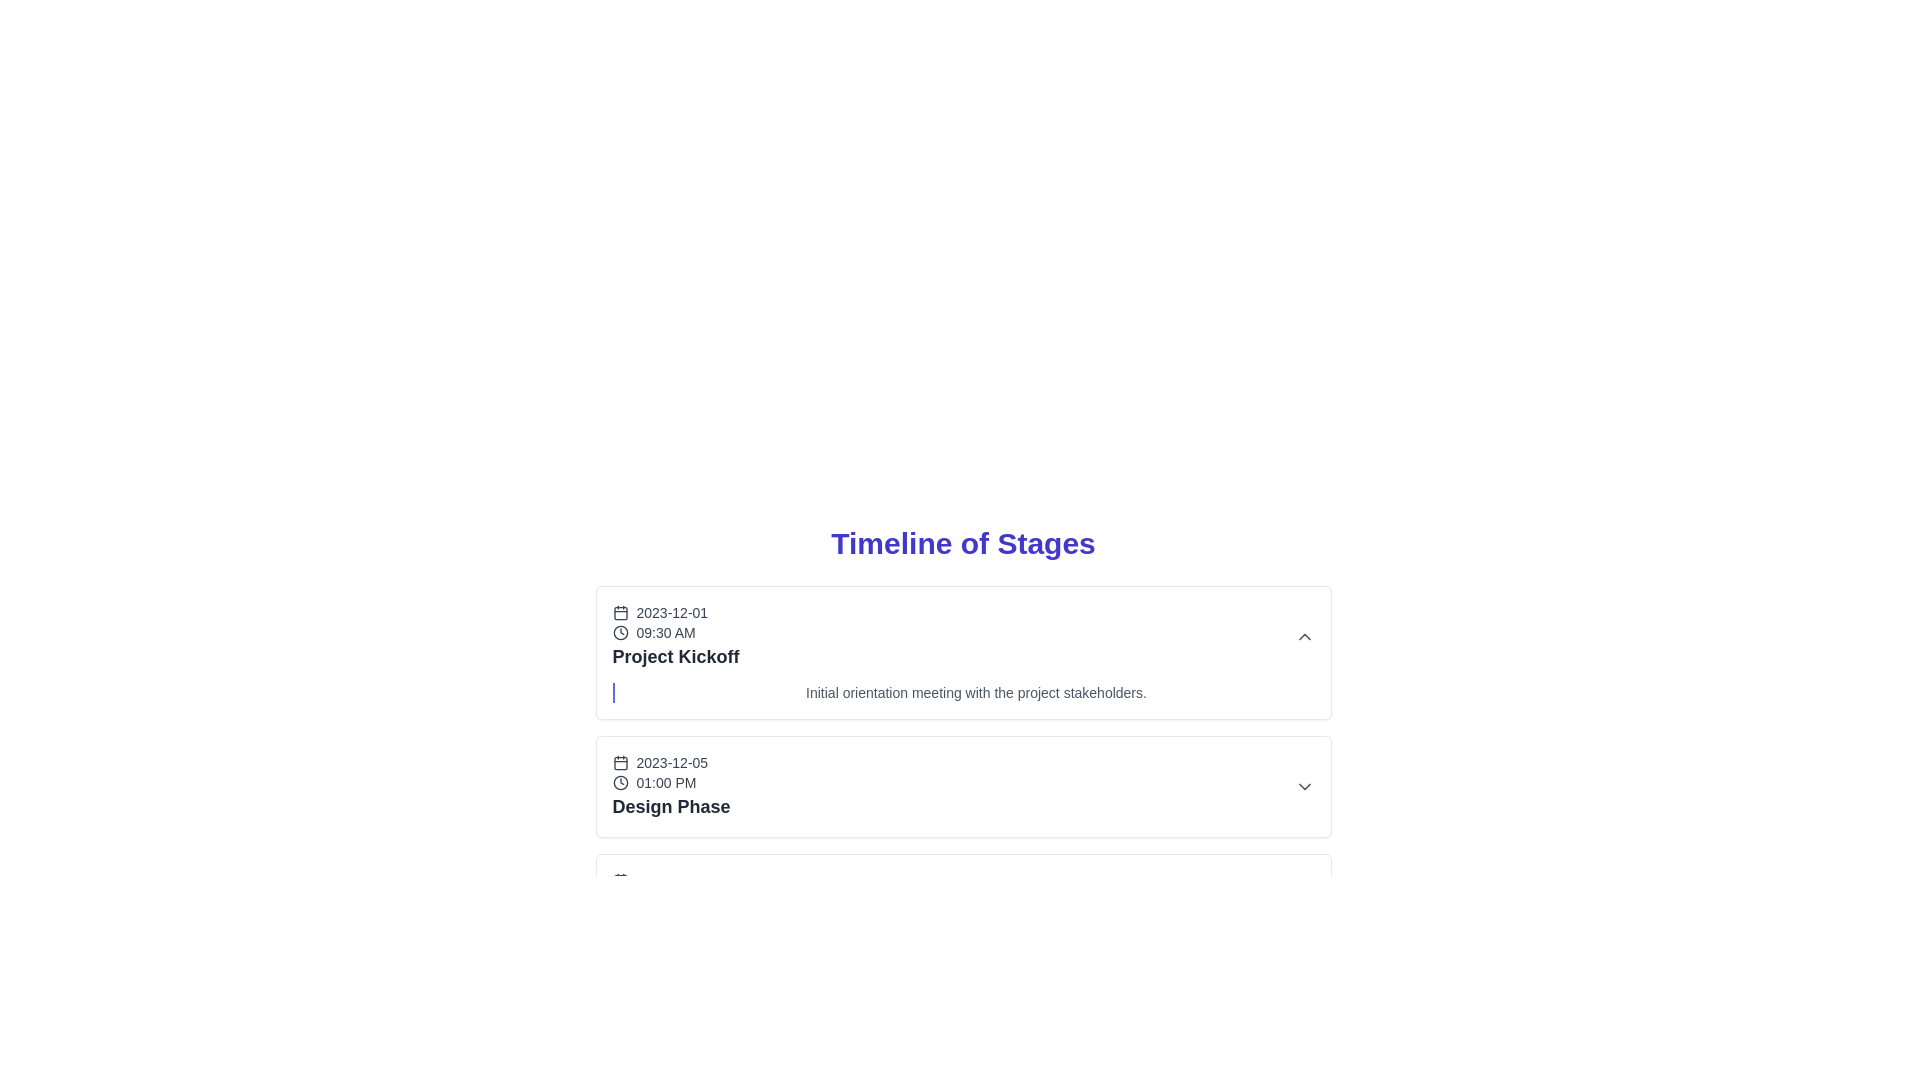  What do you see at coordinates (619, 763) in the screenshot?
I see `the date display area of the calendar icon, which is the inner rectangle within the SVG calendar icon` at bounding box center [619, 763].